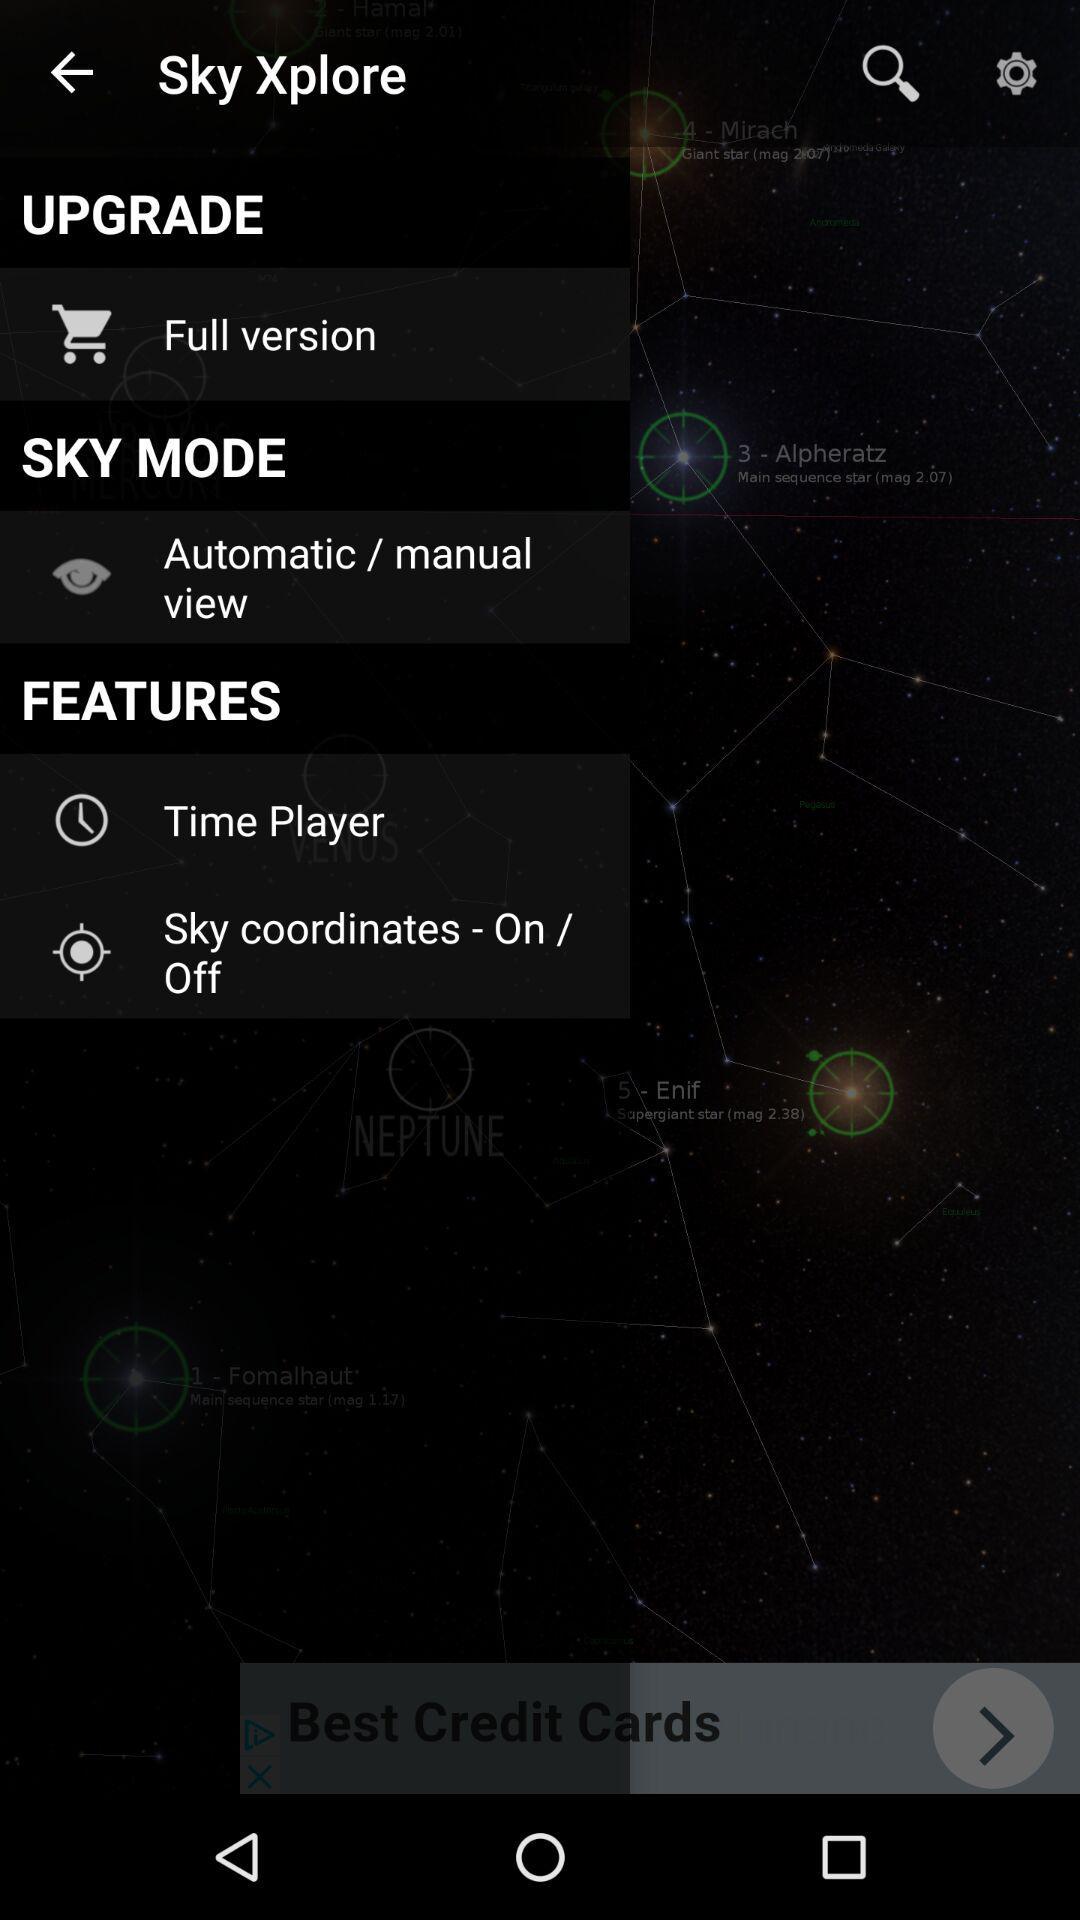  Describe the element at coordinates (72, 73) in the screenshot. I see `the app to the left of sky xplore` at that location.